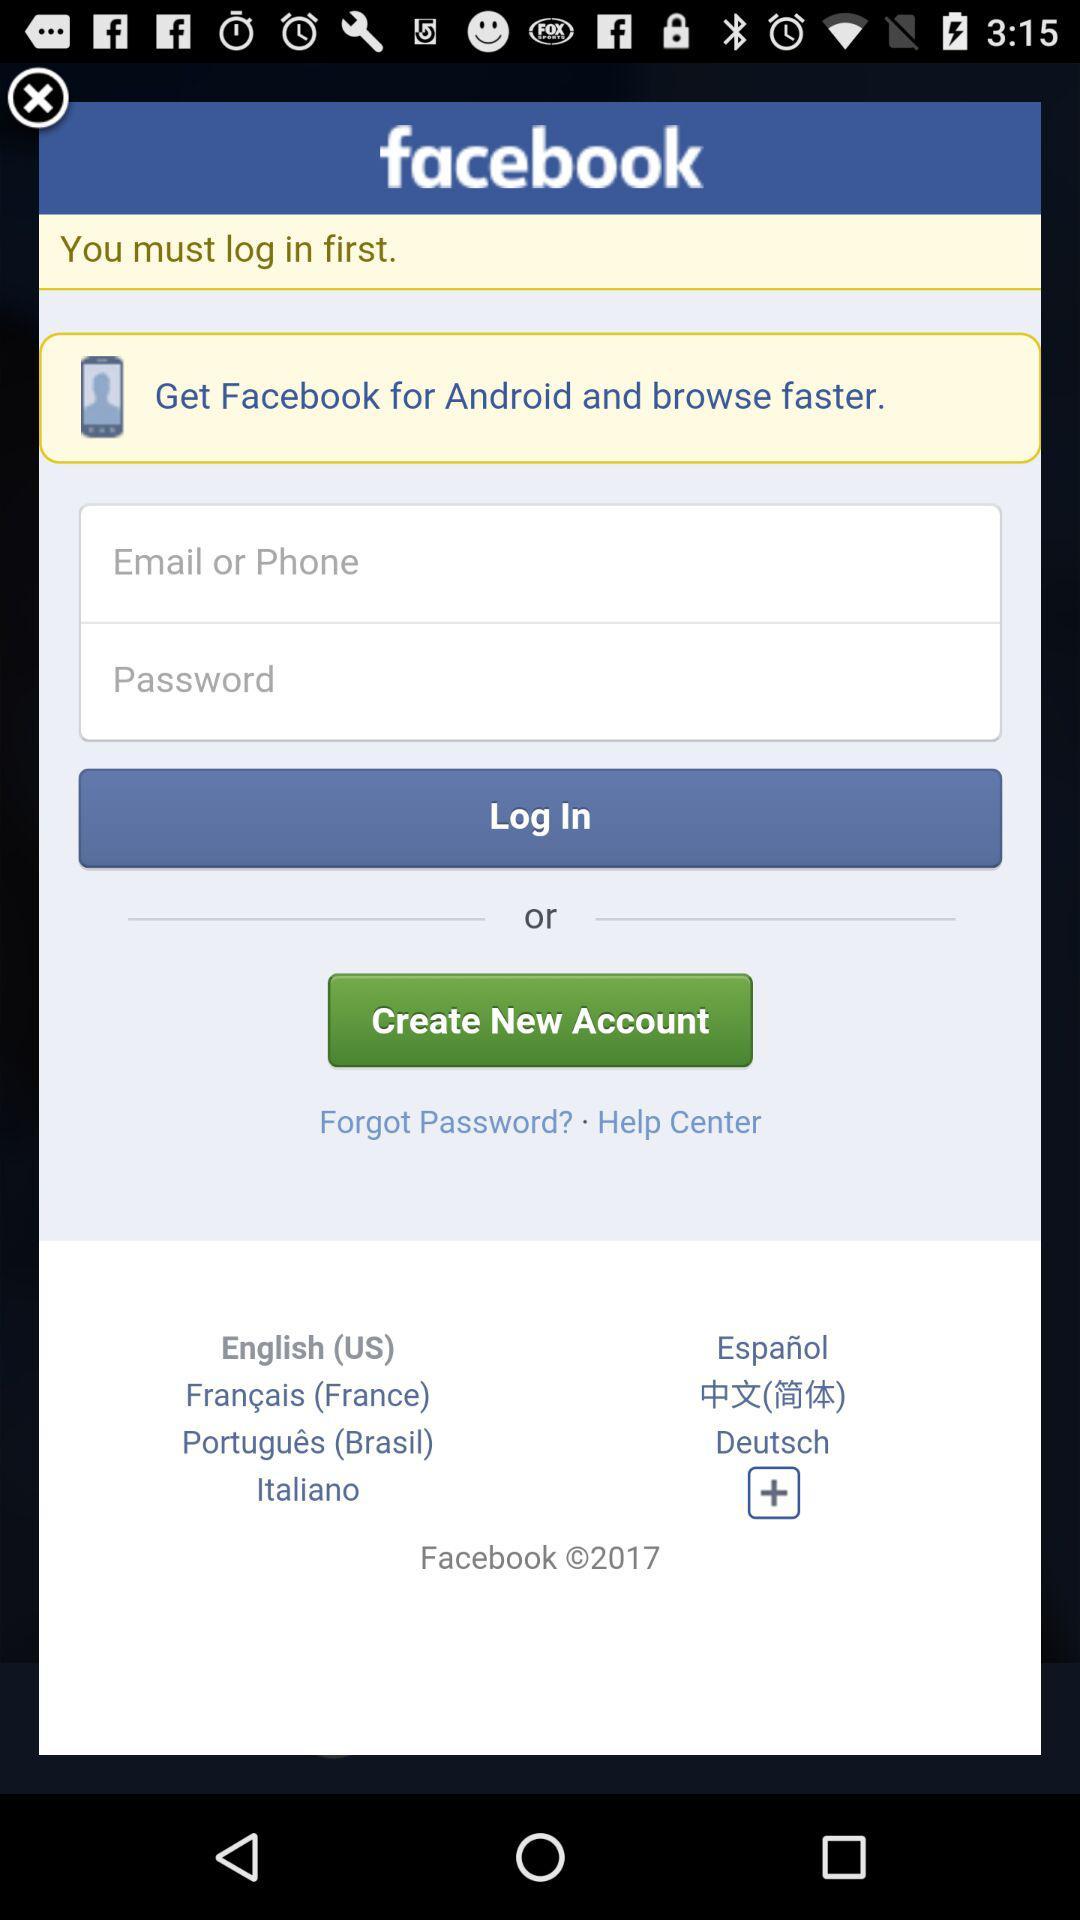 The image size is (1080, 1920). Describe the element at coordinates (38, 100) in the screenshot. I see `button` at that location.